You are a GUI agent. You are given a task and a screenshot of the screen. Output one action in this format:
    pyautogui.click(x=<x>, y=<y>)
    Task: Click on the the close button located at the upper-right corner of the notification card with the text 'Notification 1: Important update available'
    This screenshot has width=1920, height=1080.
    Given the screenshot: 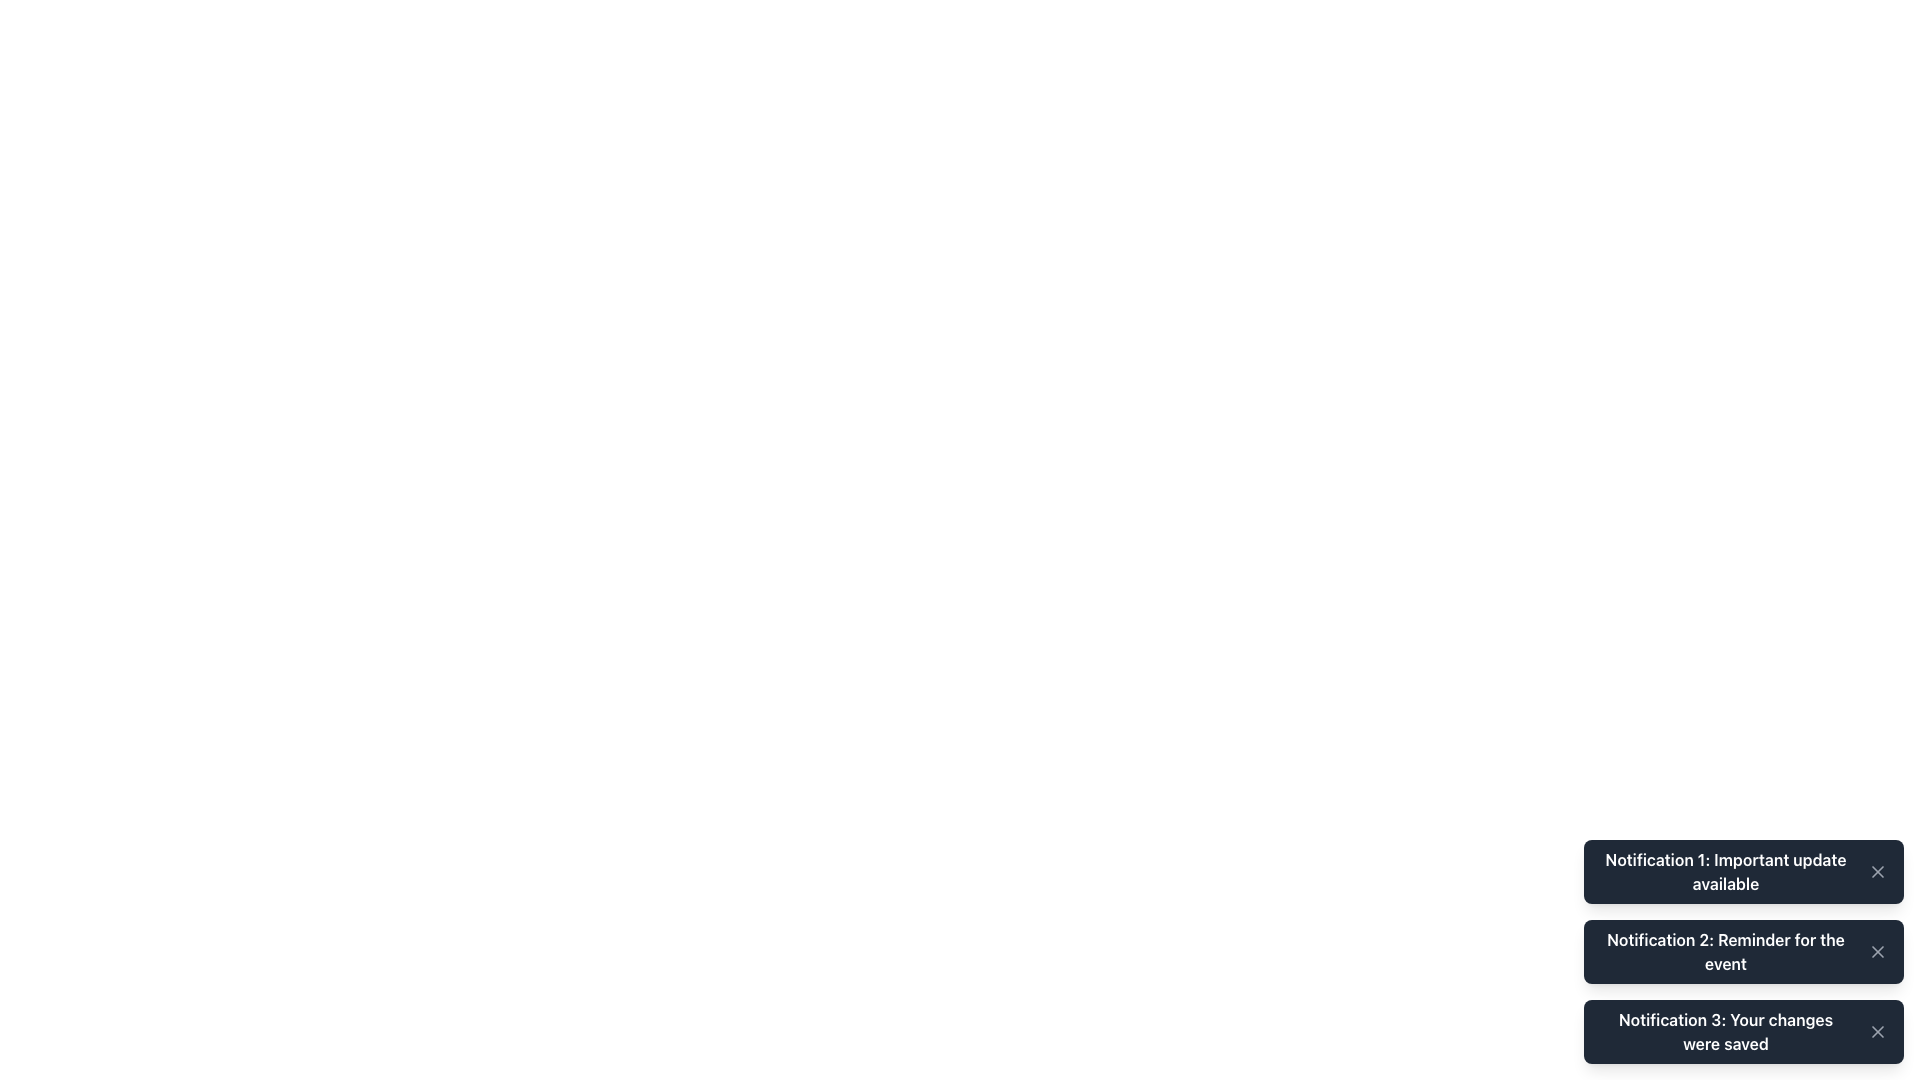 What is the action you would take?
    pyautogui.click(x=1876, y=870)
    